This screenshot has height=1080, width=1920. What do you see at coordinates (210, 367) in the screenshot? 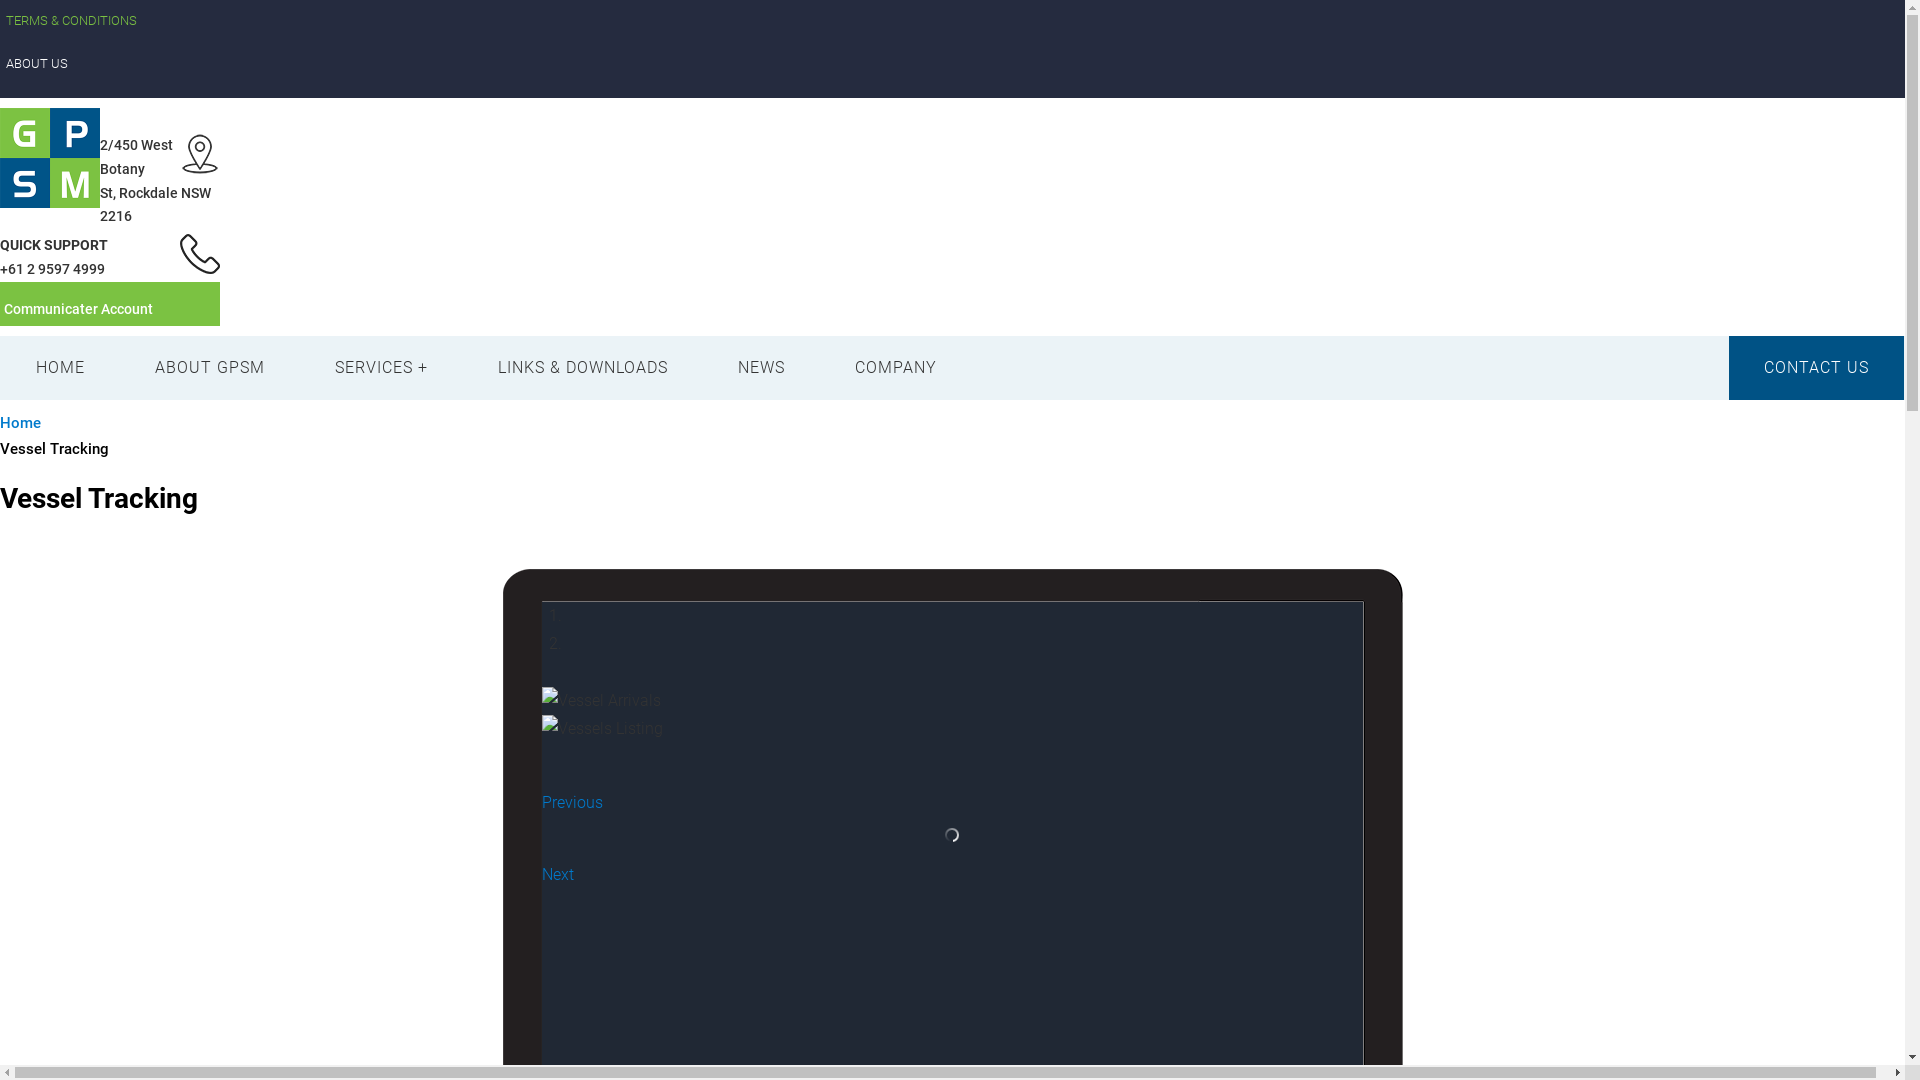
I see `'ABOUT GPSM'` at bounding box center [210, 367].